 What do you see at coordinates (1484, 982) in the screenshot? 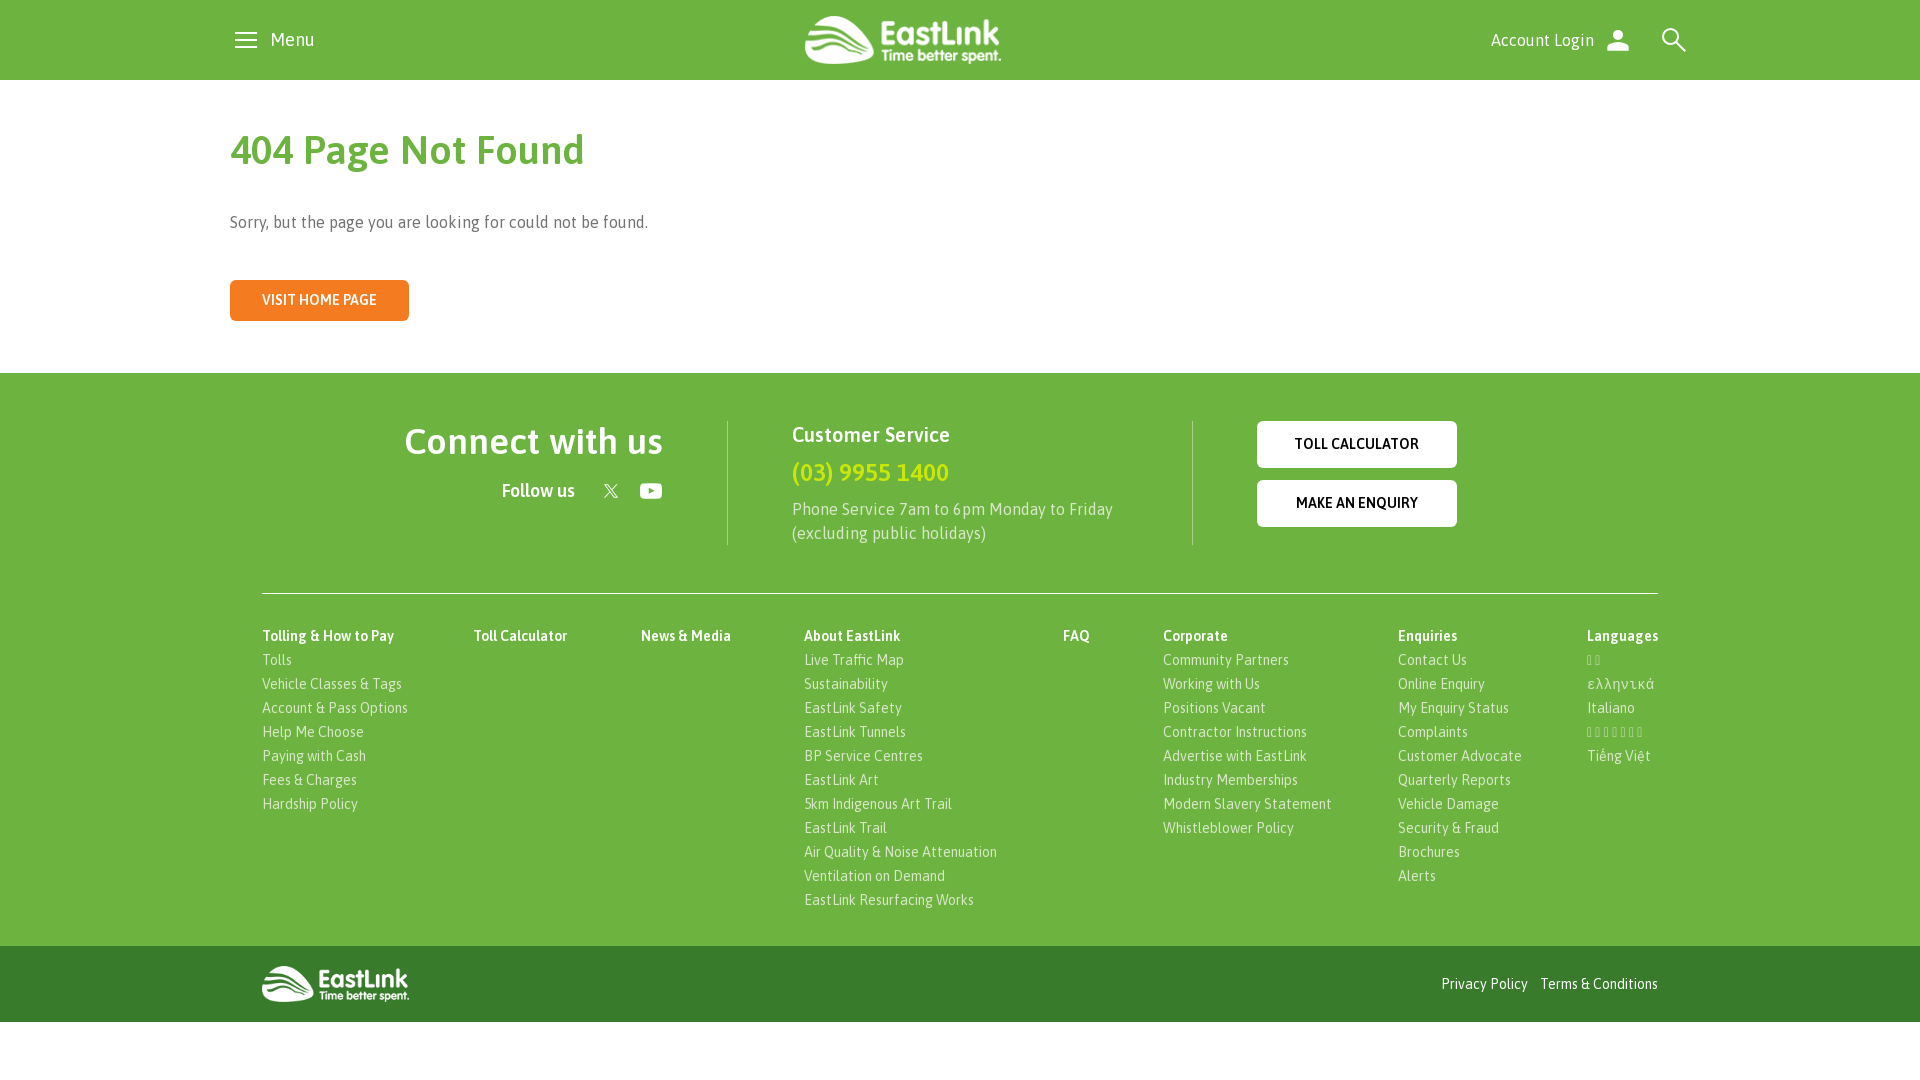
I see `'Privacy Policy'` at bounding box center [1484, 982].